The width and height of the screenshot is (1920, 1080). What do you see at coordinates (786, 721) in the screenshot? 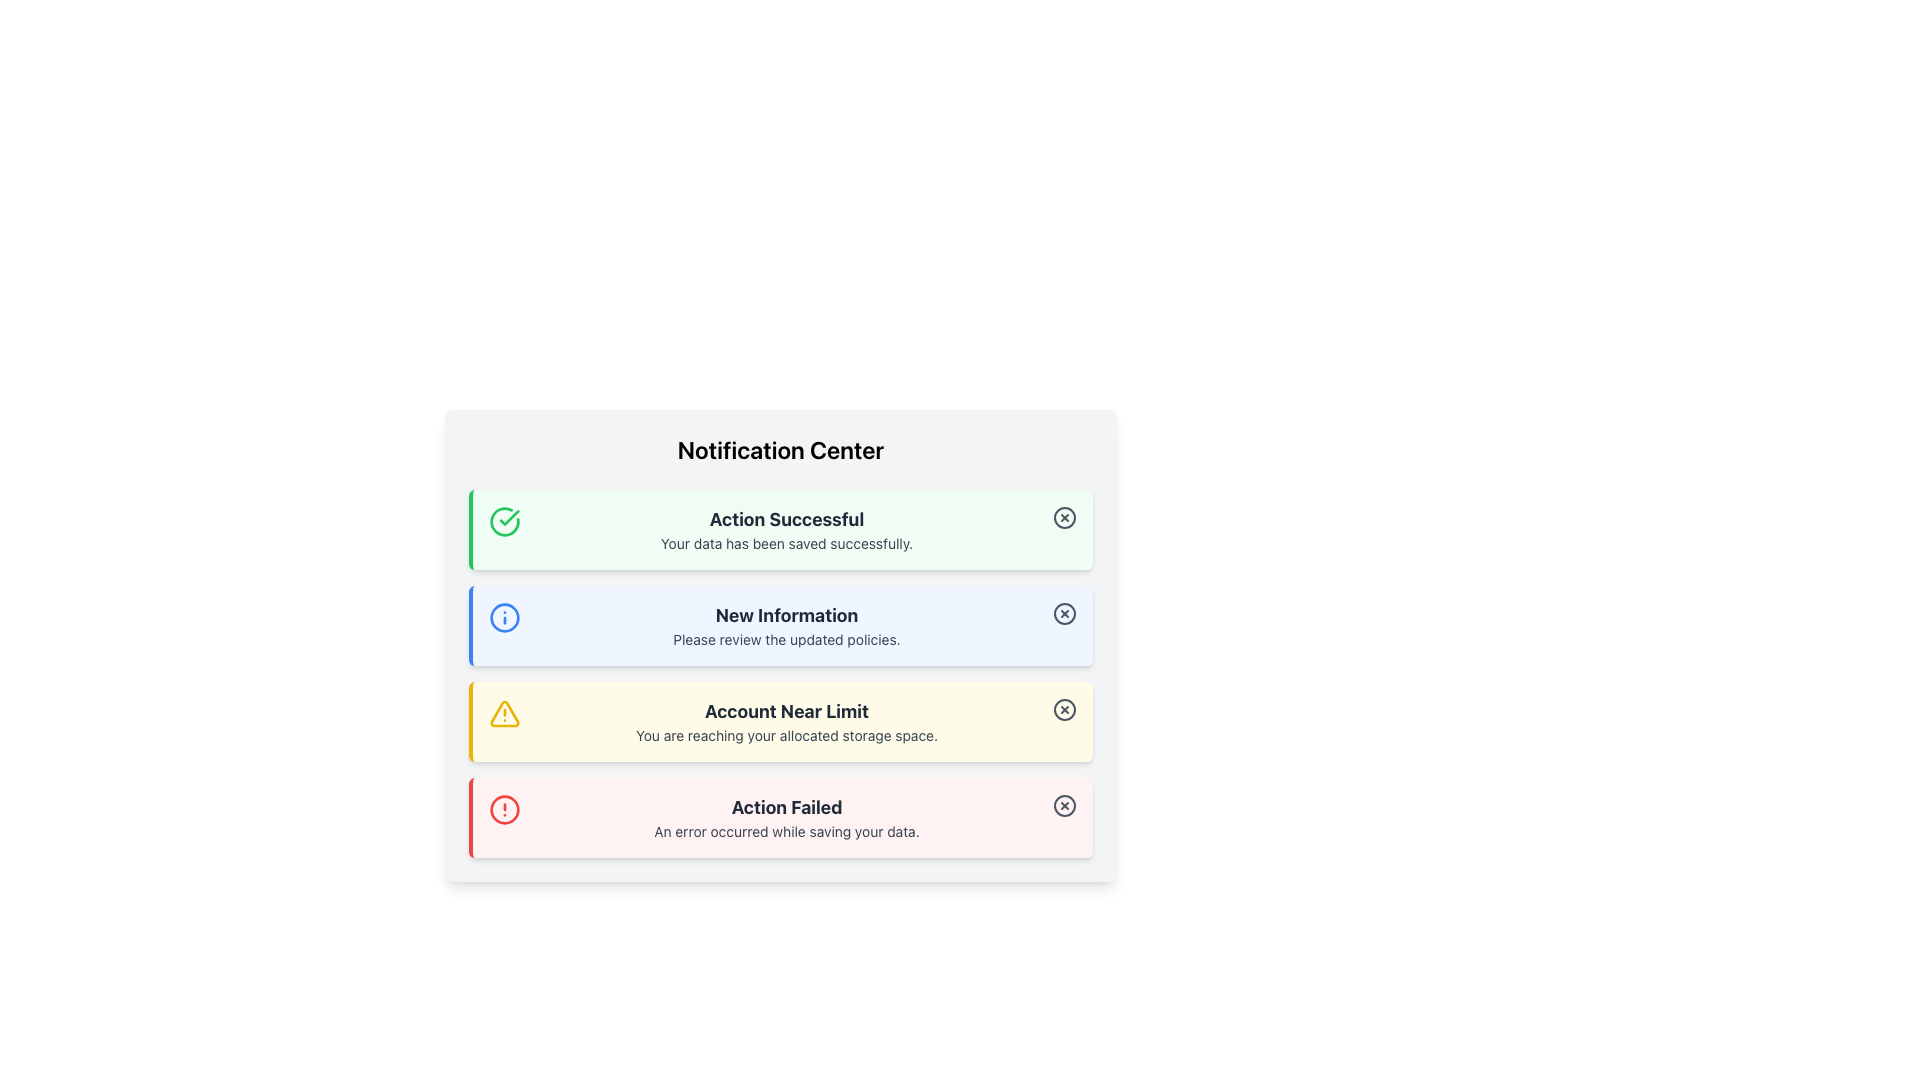
I see `information from the third notification in the notification center, which is a yellow-themed box indicating that storage usage is nearing the allocated limit` at bounding box center [786, 721].